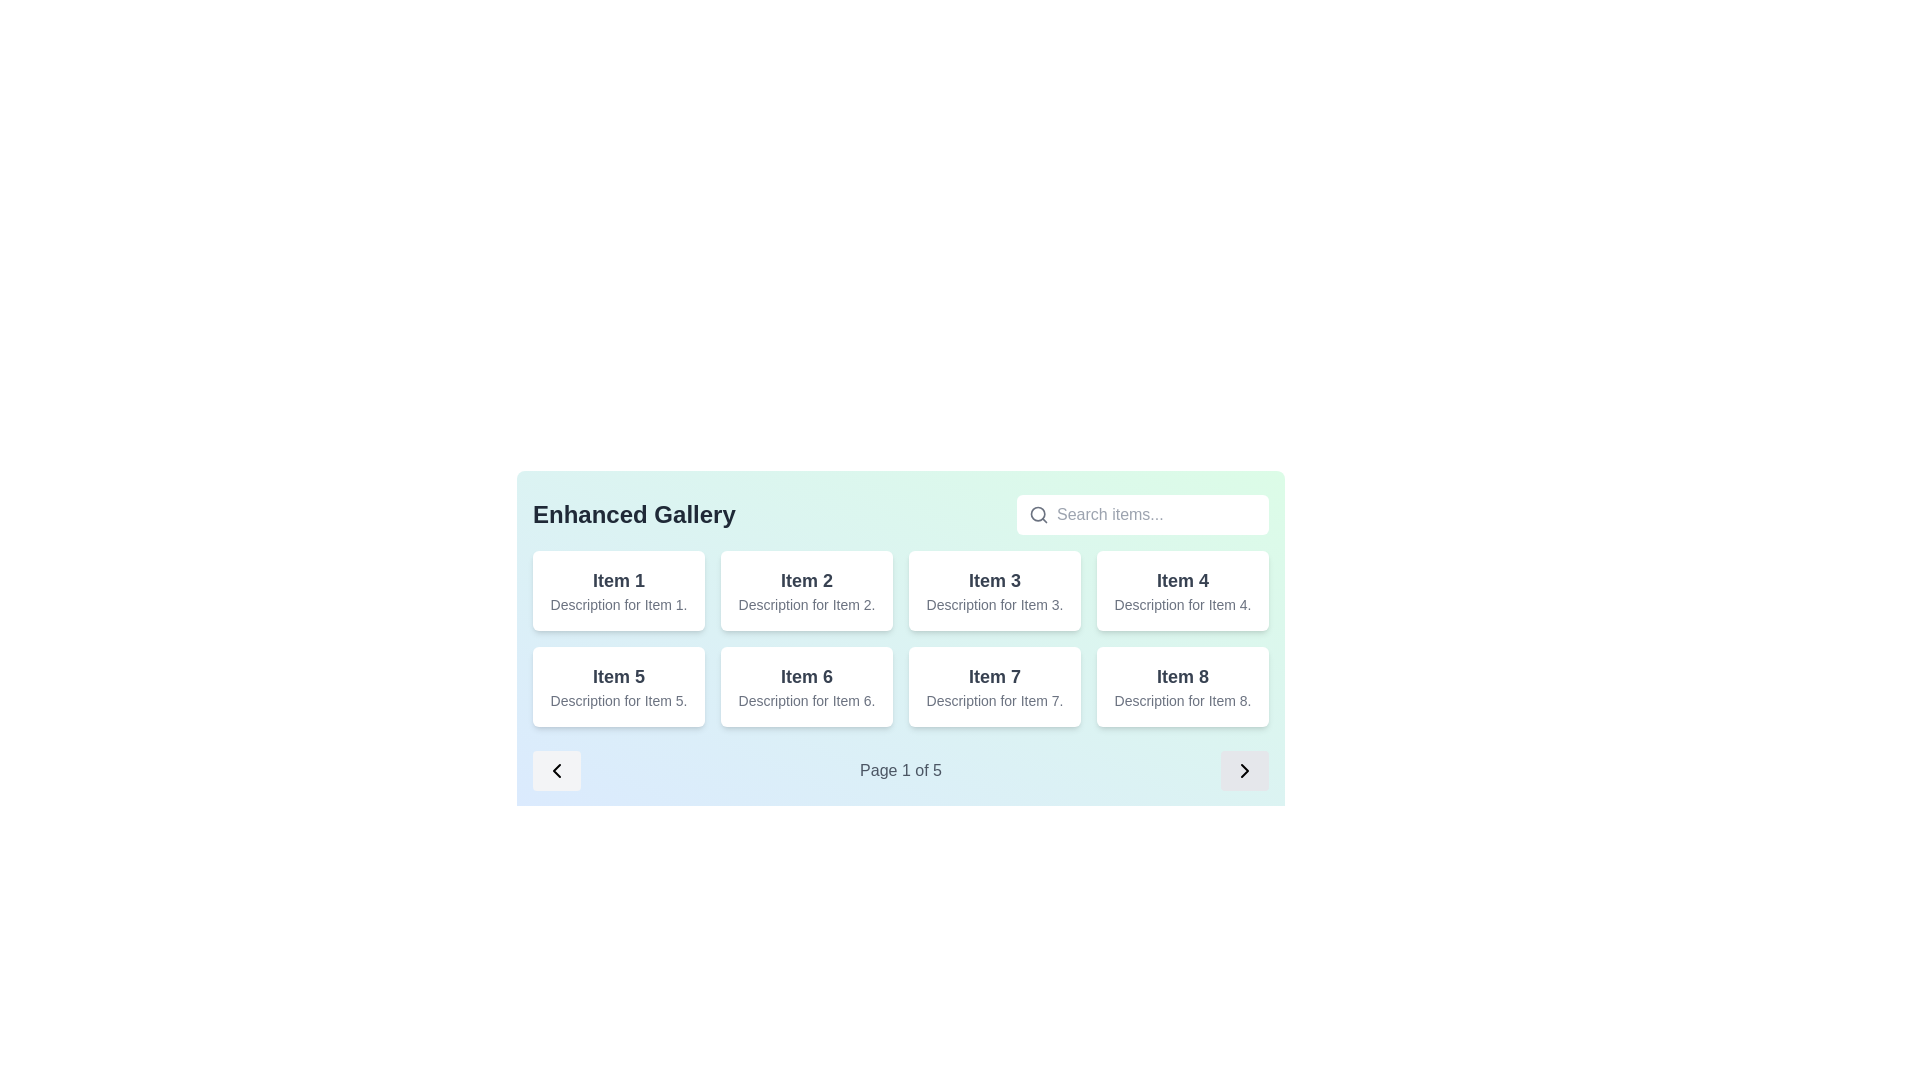  I want to click on the Card representing 'Item 6' located in the second row and second column of the gallery grid, so click(806, 685).